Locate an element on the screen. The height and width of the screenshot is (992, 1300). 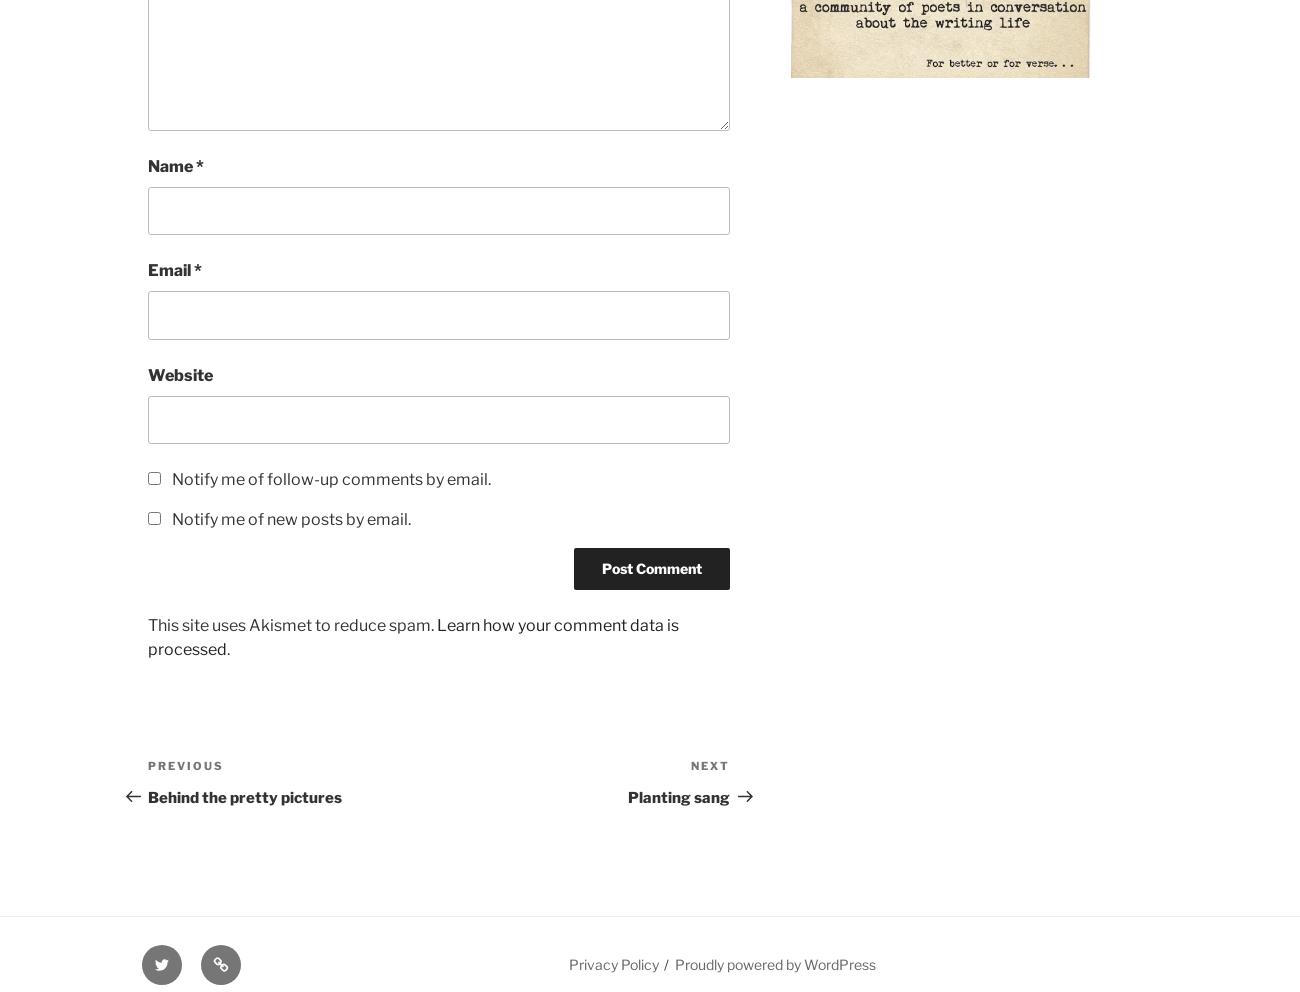
'Learn how your comment data is processed' is located at coordinates (413, 637).